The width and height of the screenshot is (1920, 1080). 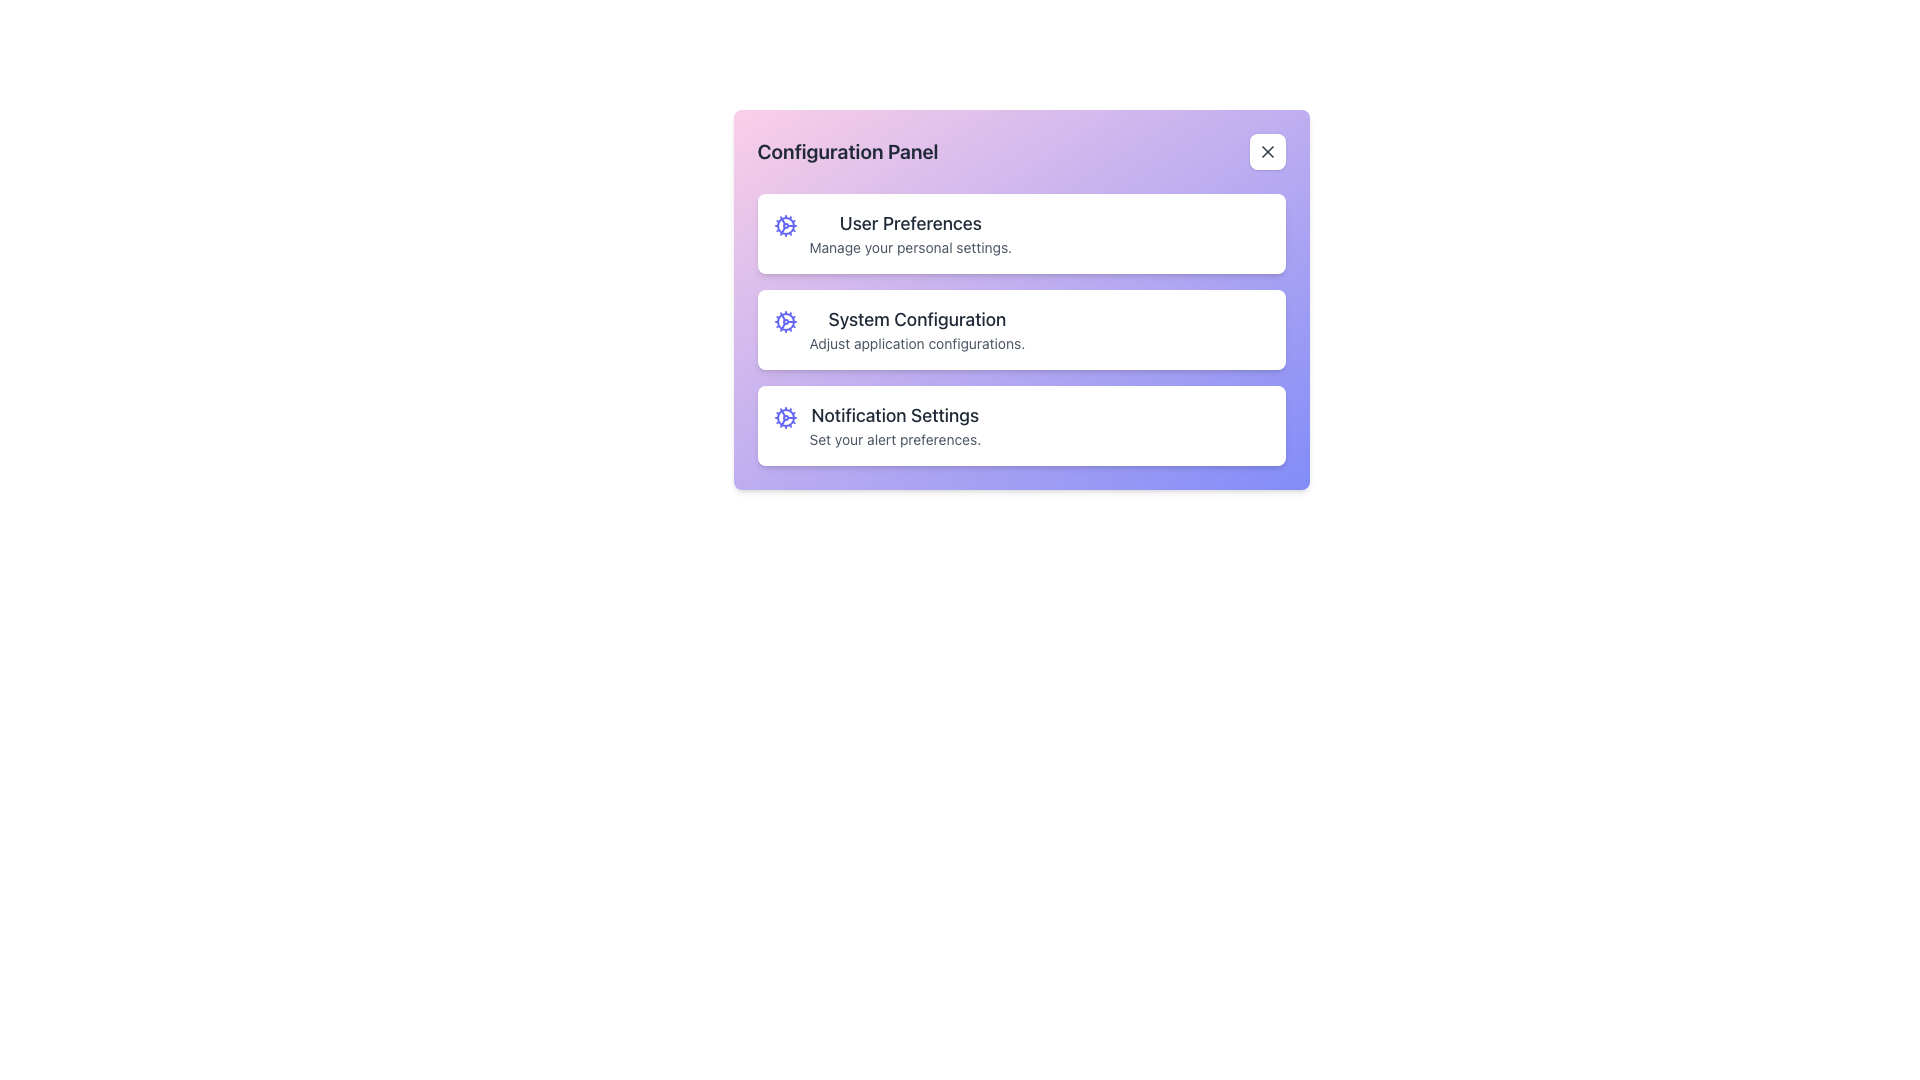 I want to click on the Interactive Button located in the Configuration Panel beneath the User Preferences section, so click(x=1021, y=300).